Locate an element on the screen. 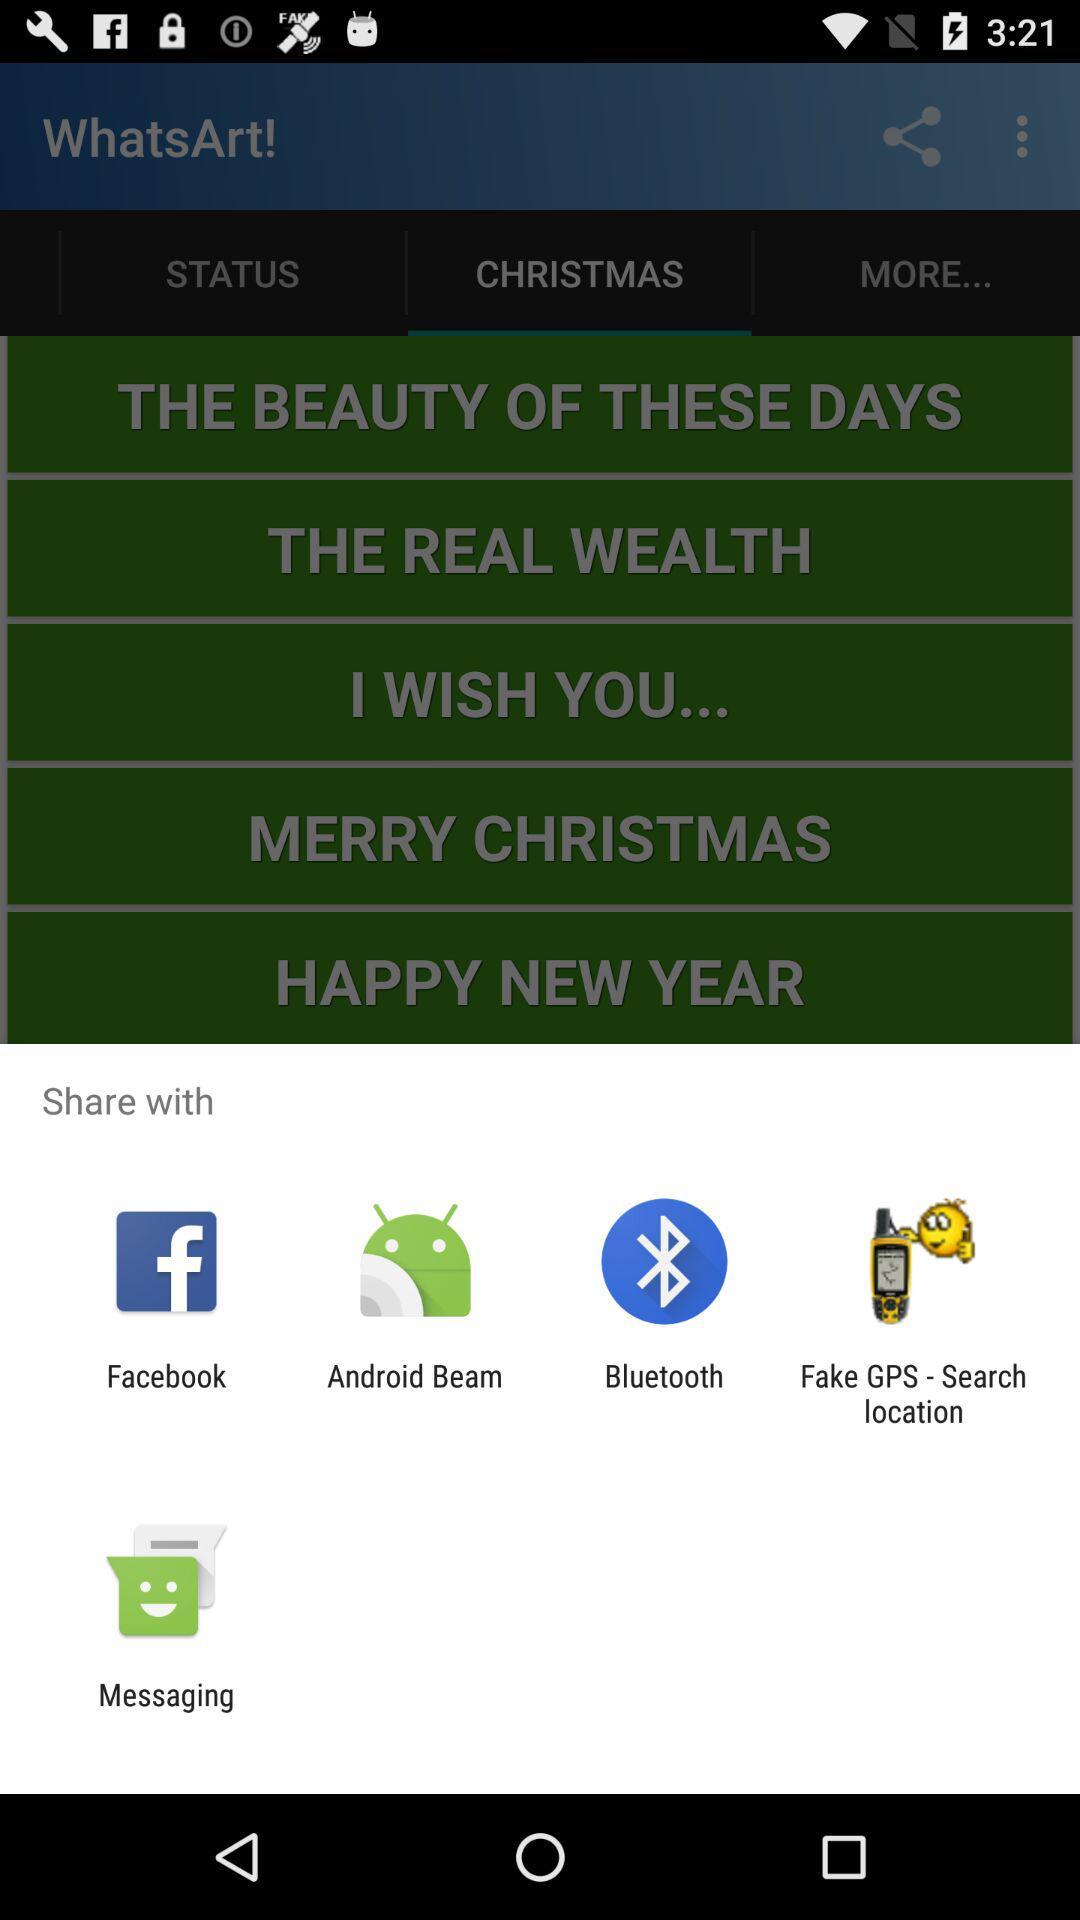 This screenshot has height=1920, width=1080. item next to android beam is located at coordinates (664, 1392).